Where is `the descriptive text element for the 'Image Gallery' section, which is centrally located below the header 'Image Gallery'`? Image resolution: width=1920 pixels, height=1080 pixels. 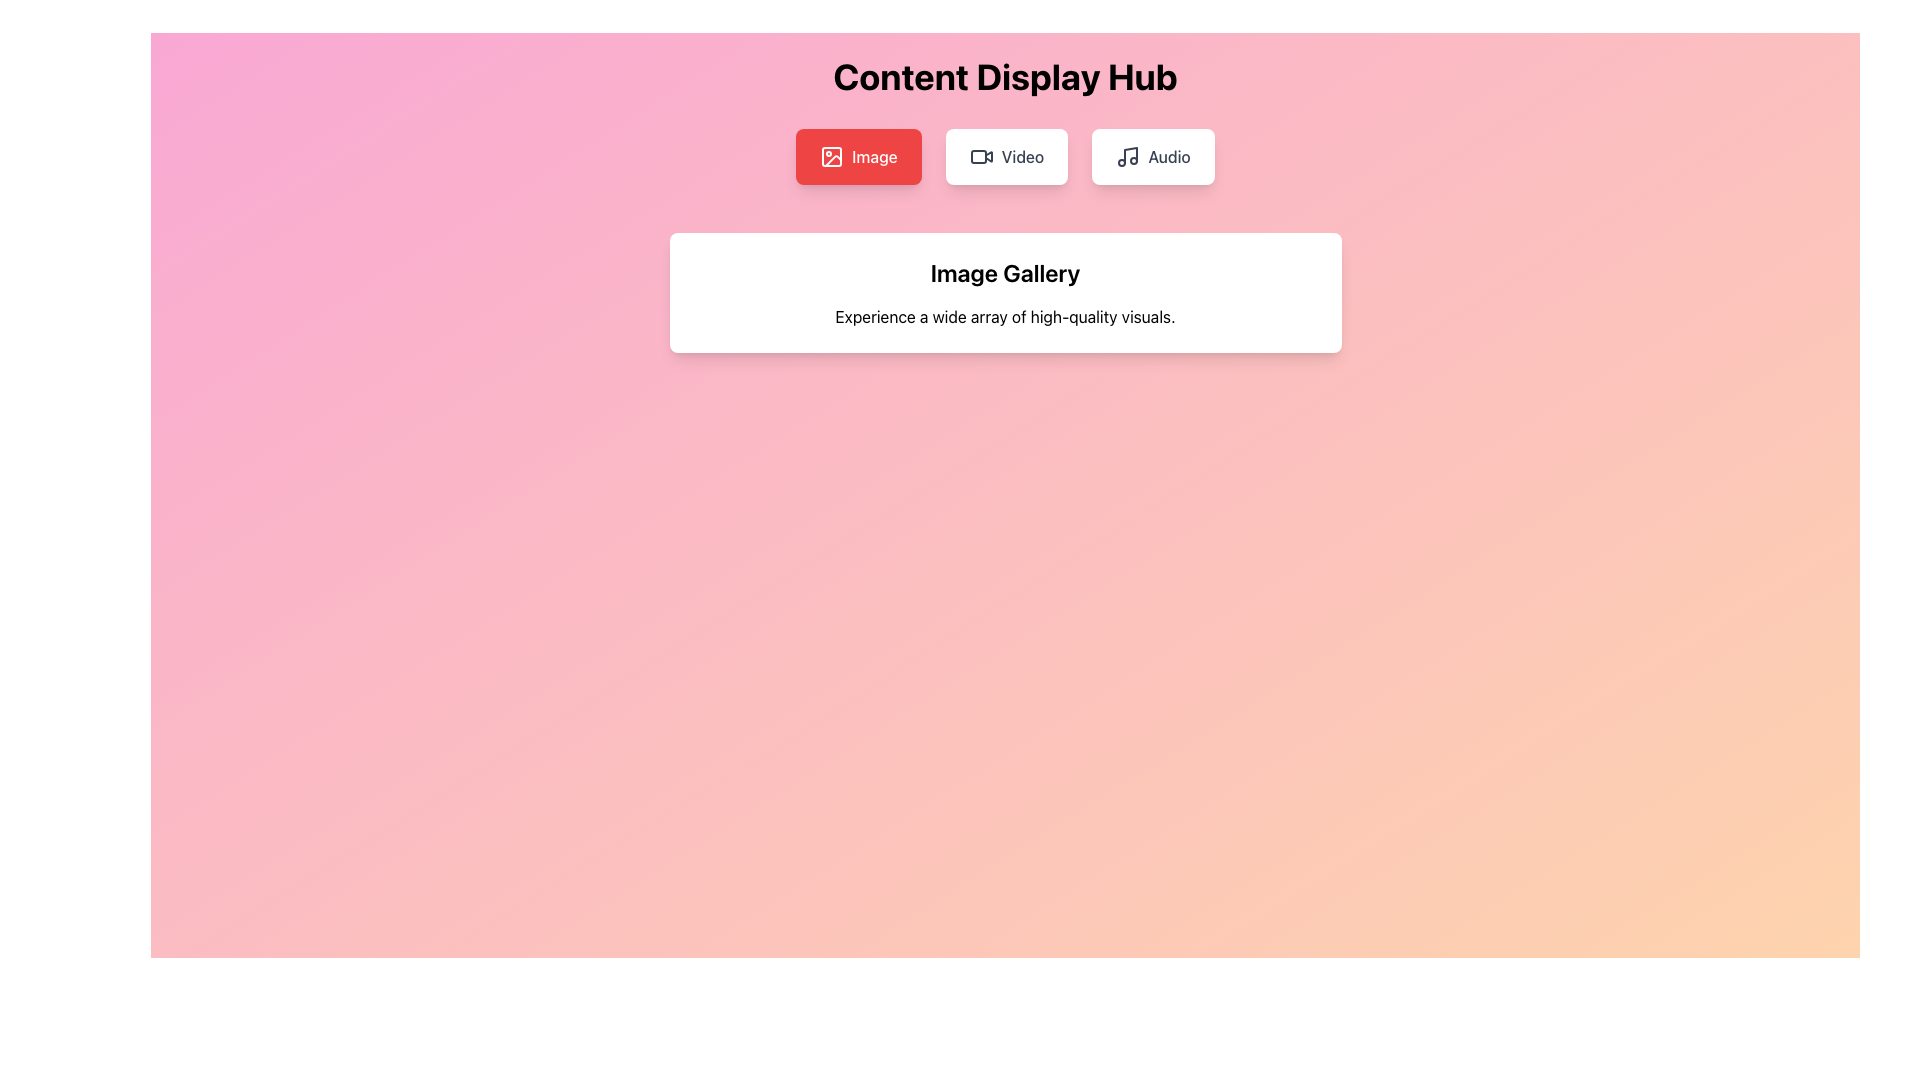
the descriptive text element for the 'Image Gallery' section, which is centrally located below the header 'Image Gallery' is located at coordinates (1005, 315).